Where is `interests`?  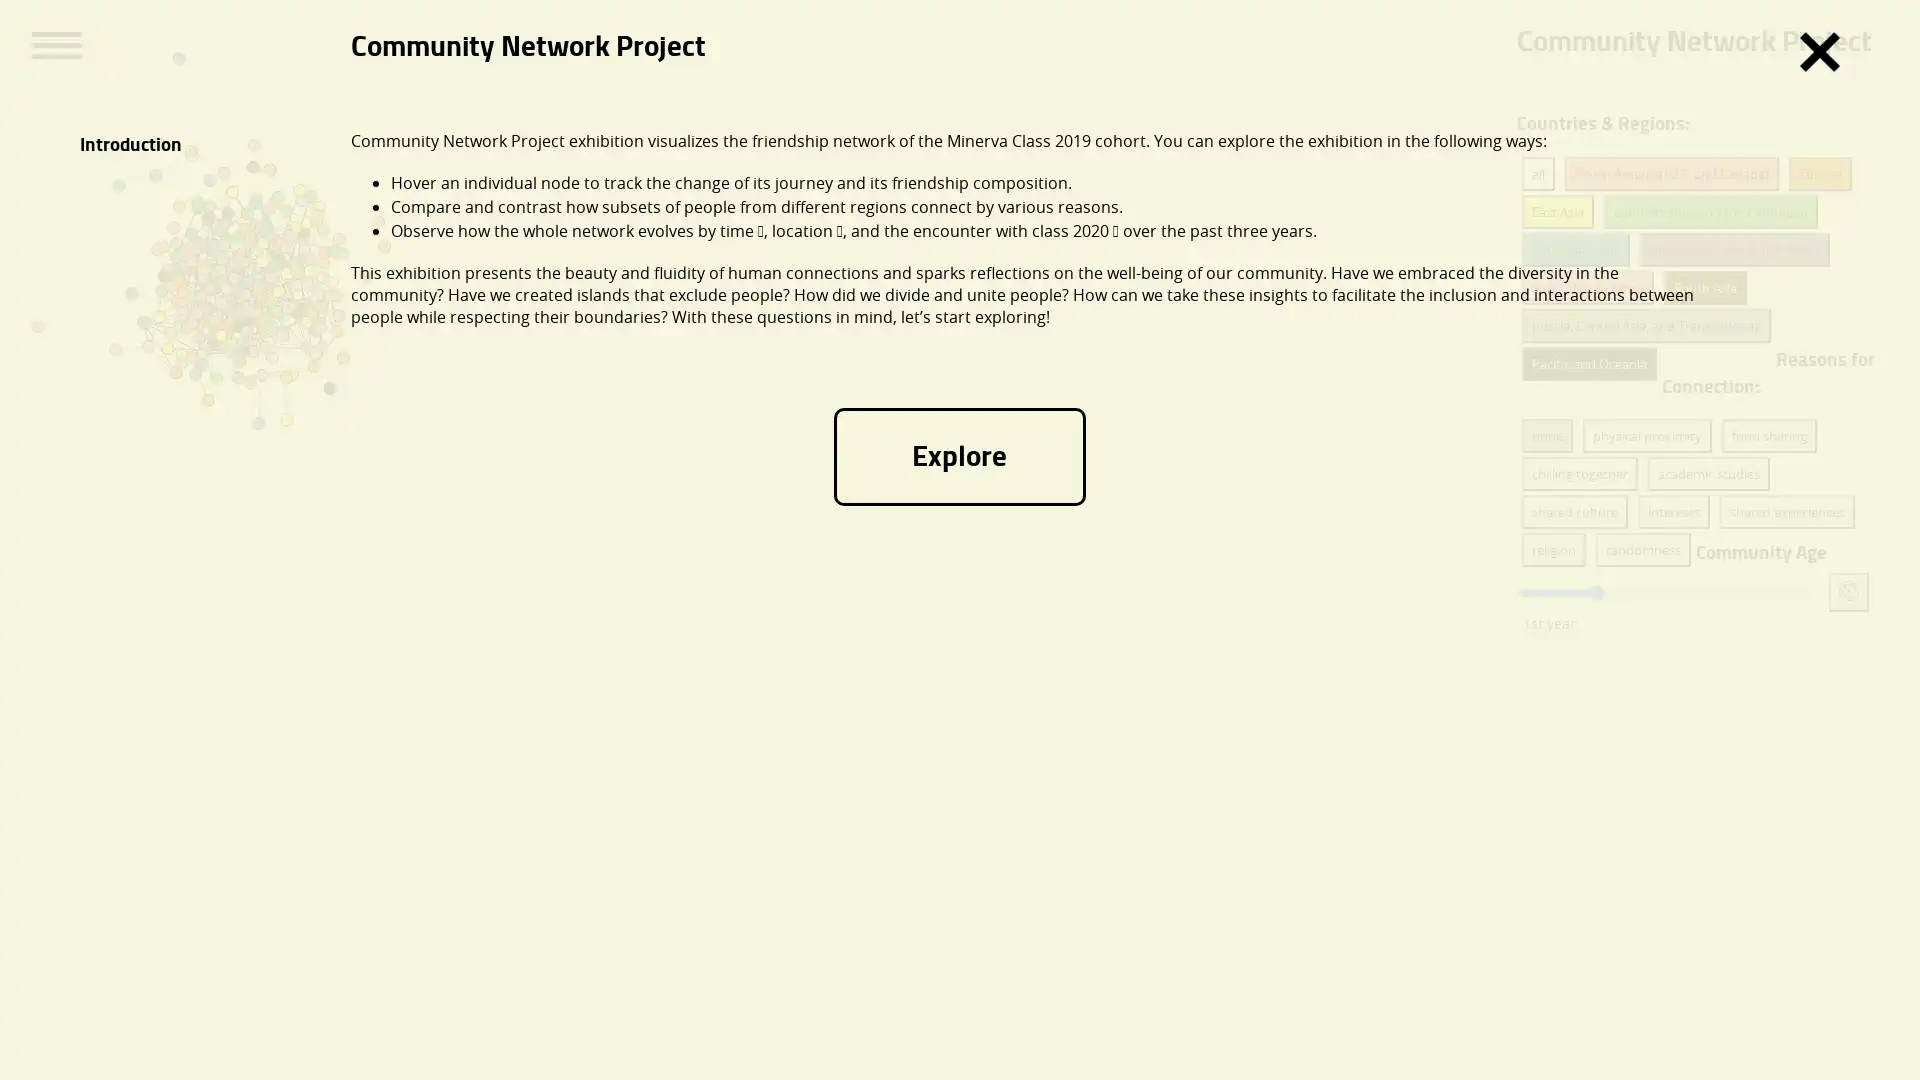 interests is located at coordinates (1674, 511).